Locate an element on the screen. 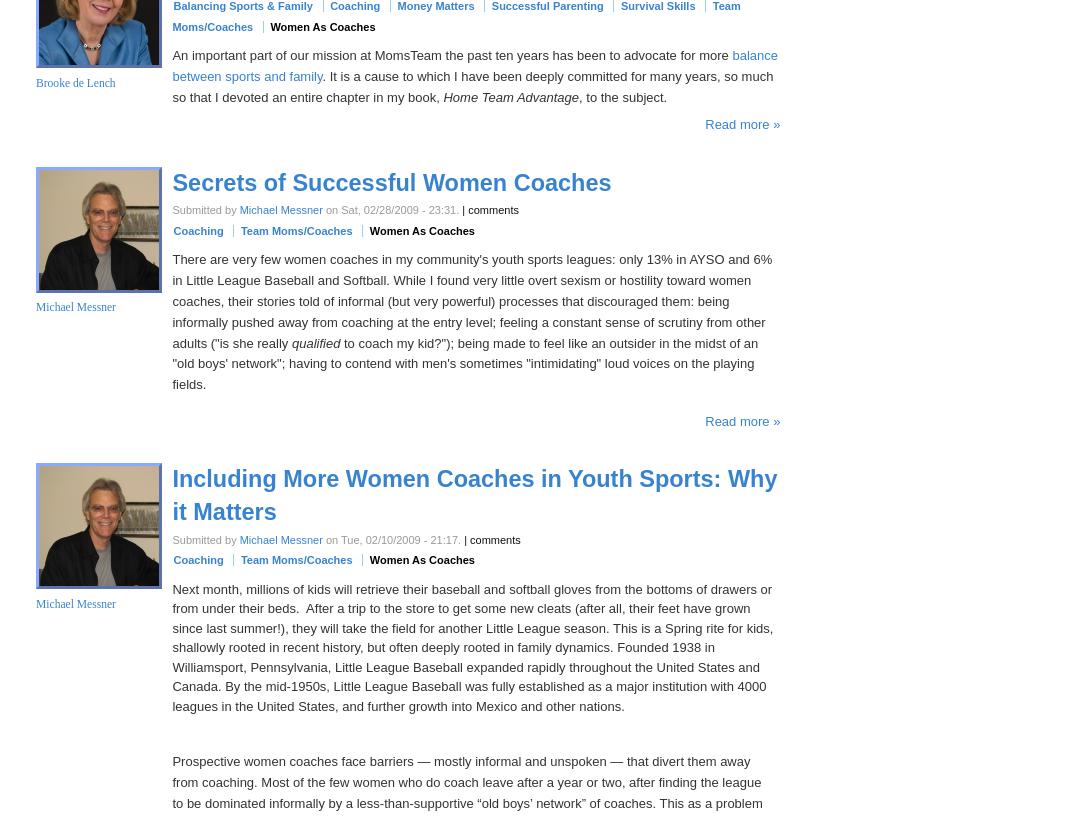 This screenshot has height=816, width=1073. 'Money Matters' is located at coordinates (435, 5).